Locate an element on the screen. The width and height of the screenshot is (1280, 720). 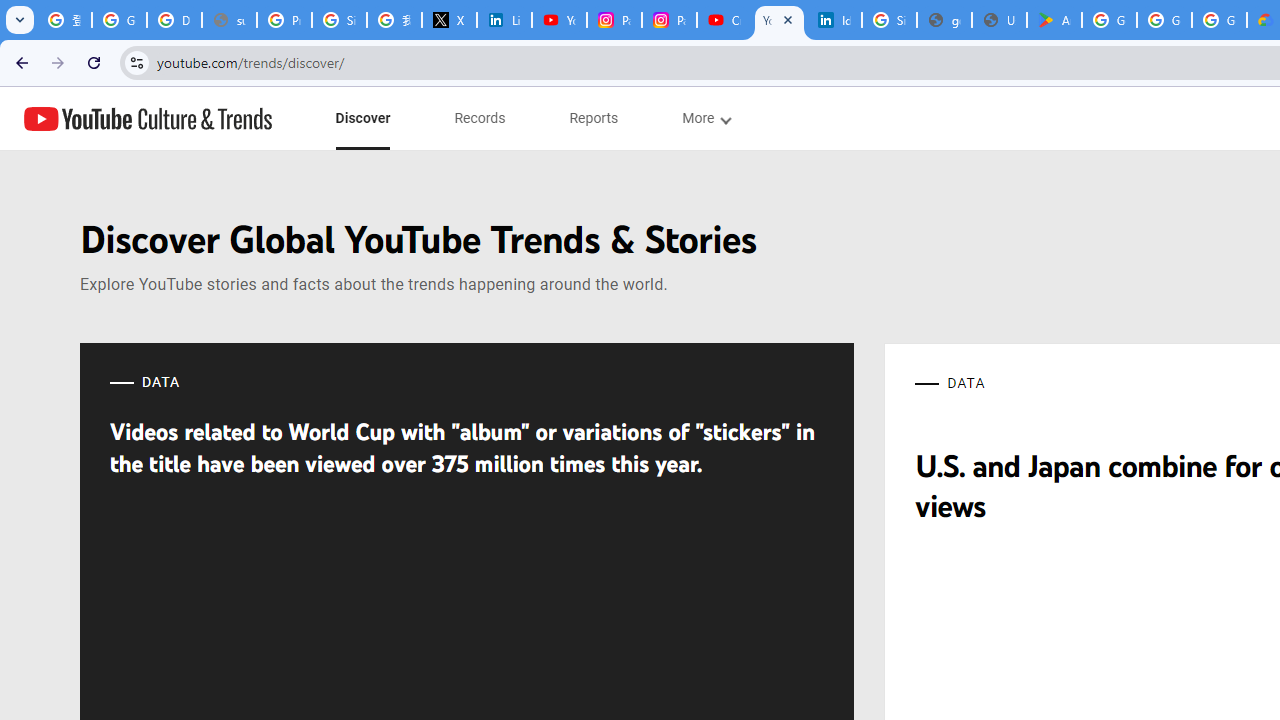
'X' is located at coordinates (448, 20).